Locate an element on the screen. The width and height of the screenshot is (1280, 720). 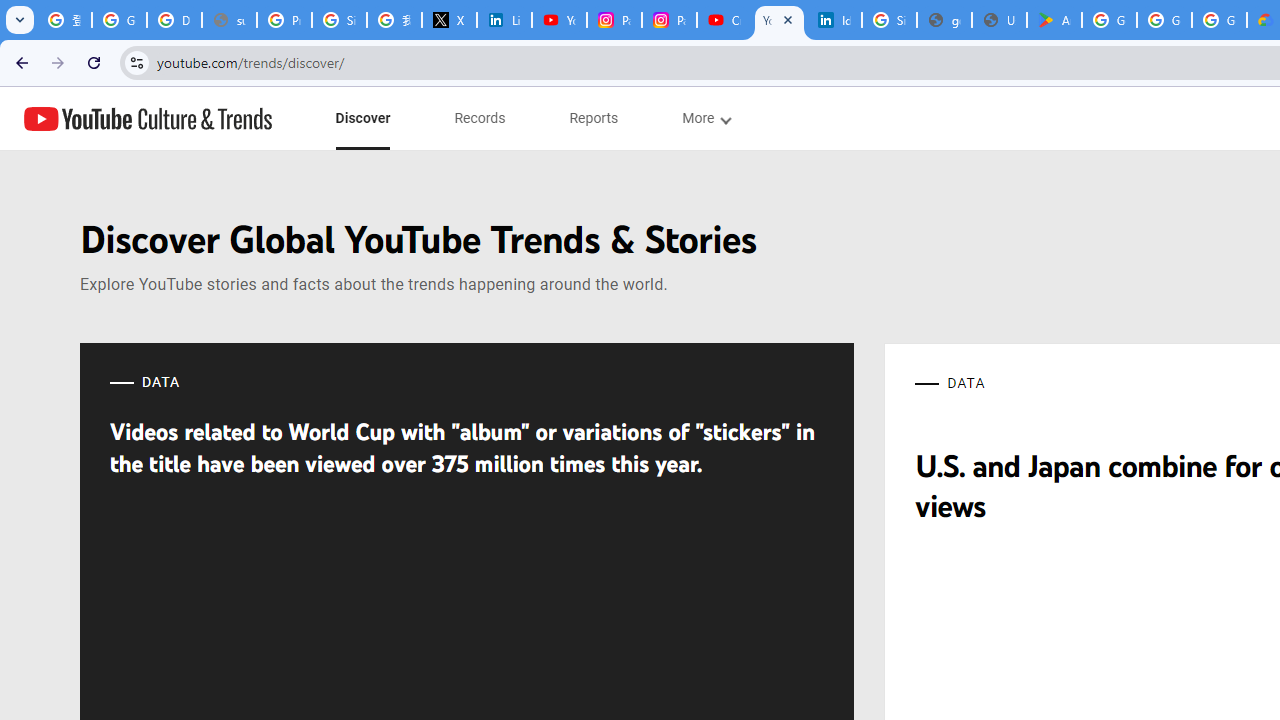
'X' is located at coordinates (448, 20).